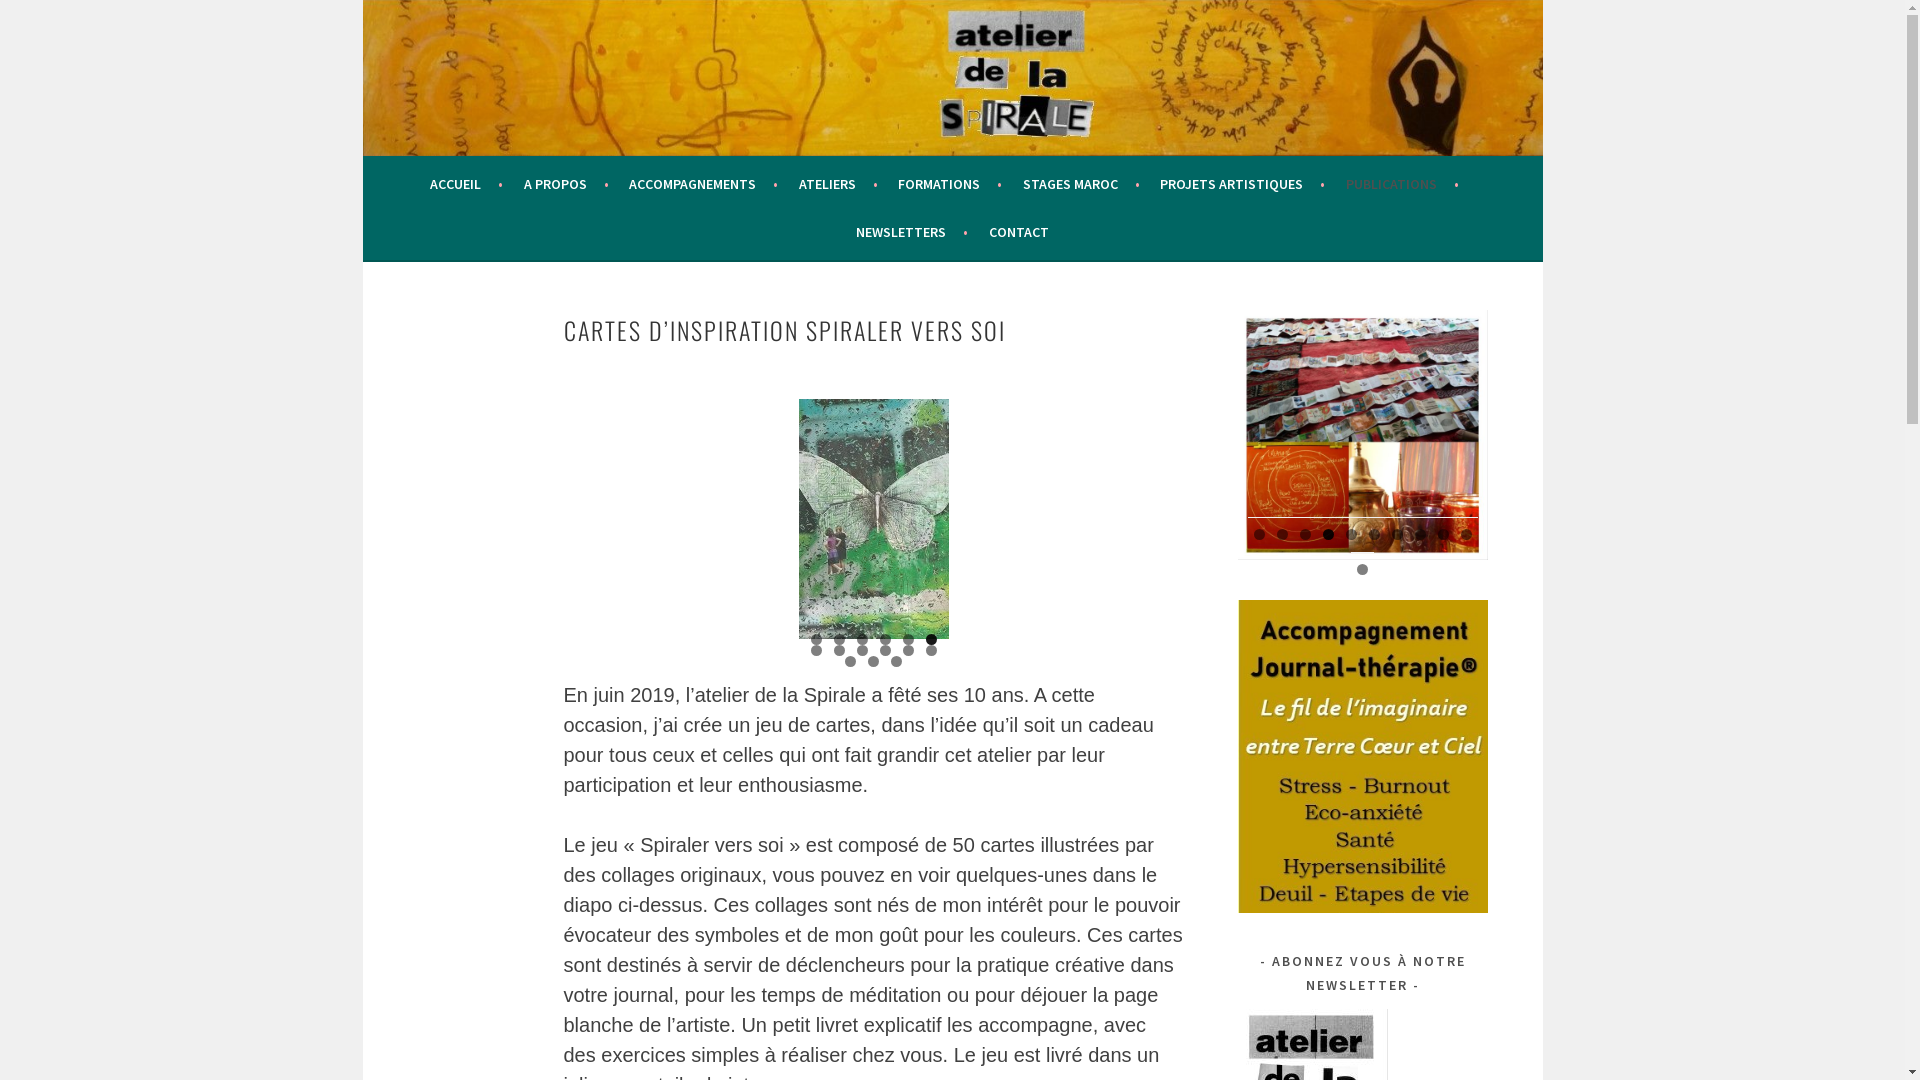 The width and height of the screenshot is (1920, 1080). What do you see at coordinates (850, 661) in the screenshot?
I see `'13'` at bounding box center [850, 661].